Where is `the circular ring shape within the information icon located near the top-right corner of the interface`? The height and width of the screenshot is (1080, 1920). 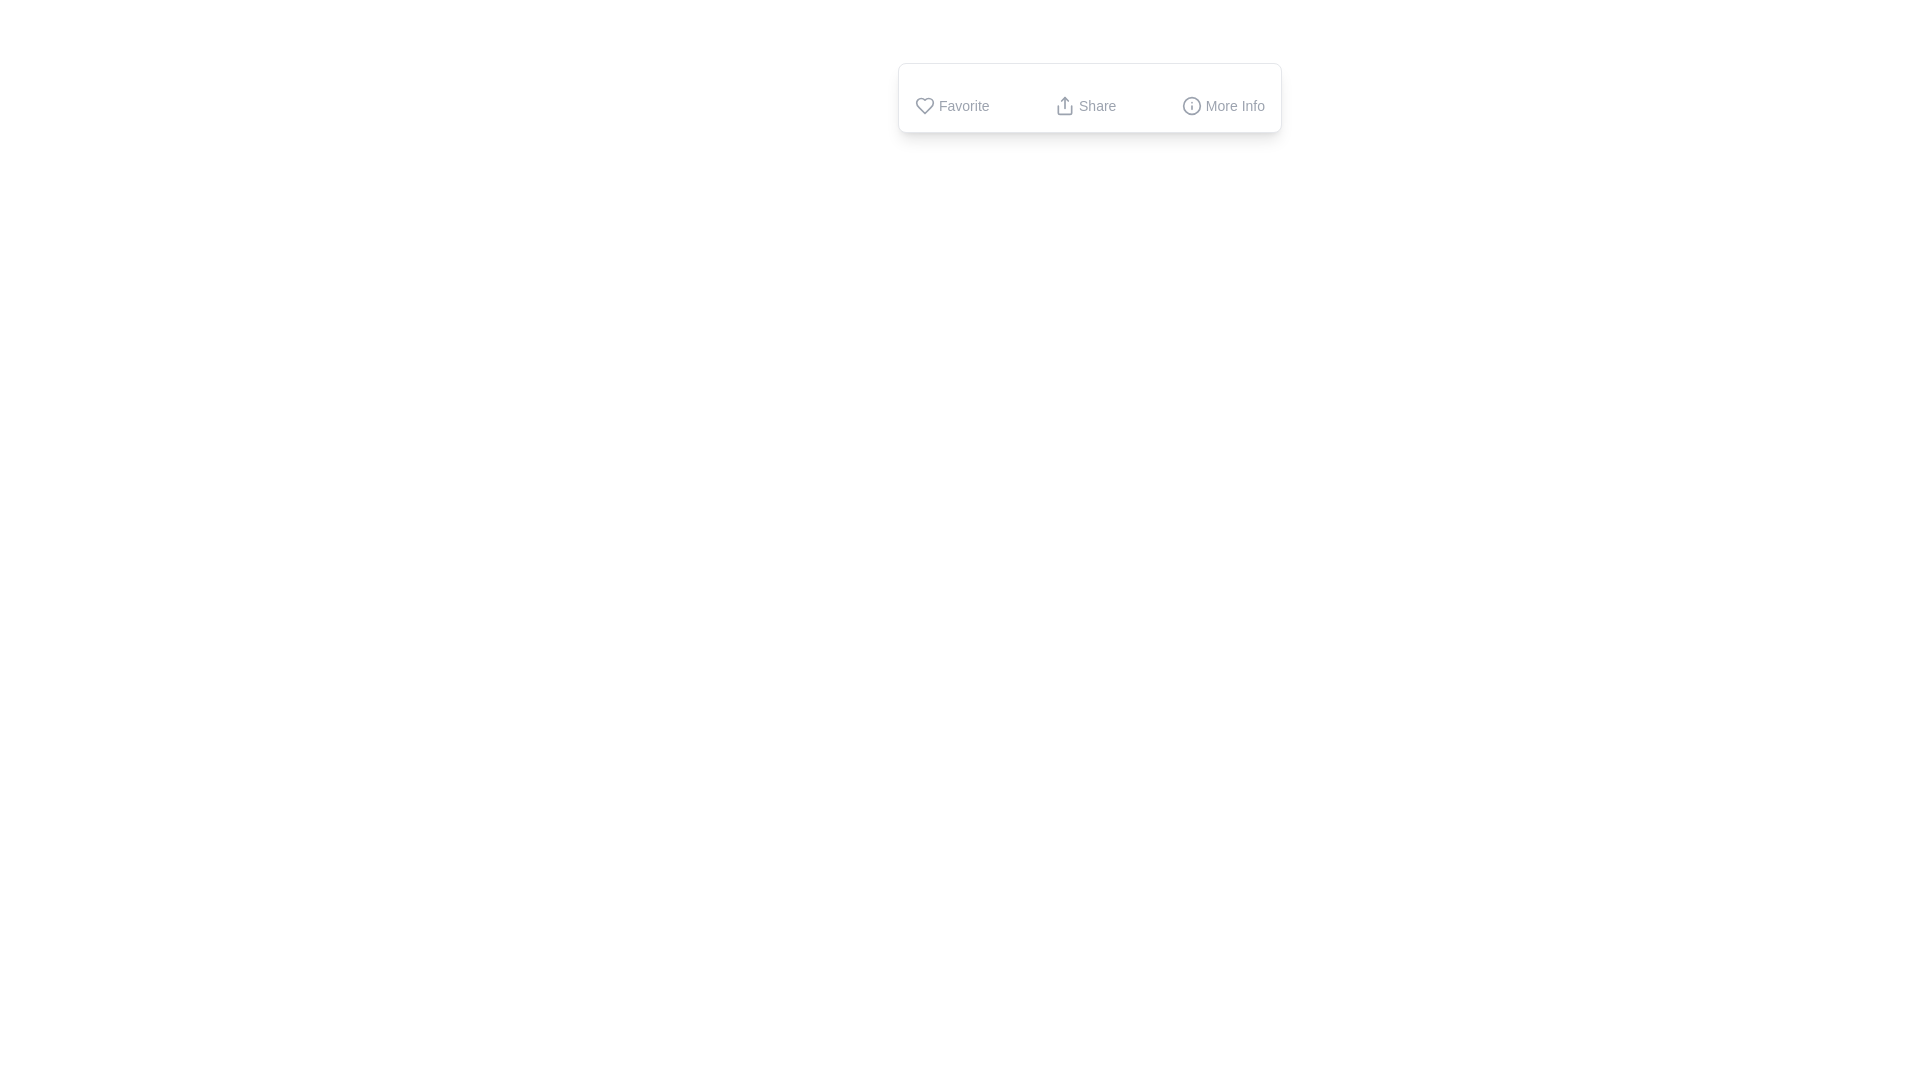 the circular ring shape within the information icon located near the top-right corner of the interface is located at coordinates (1191, 105).